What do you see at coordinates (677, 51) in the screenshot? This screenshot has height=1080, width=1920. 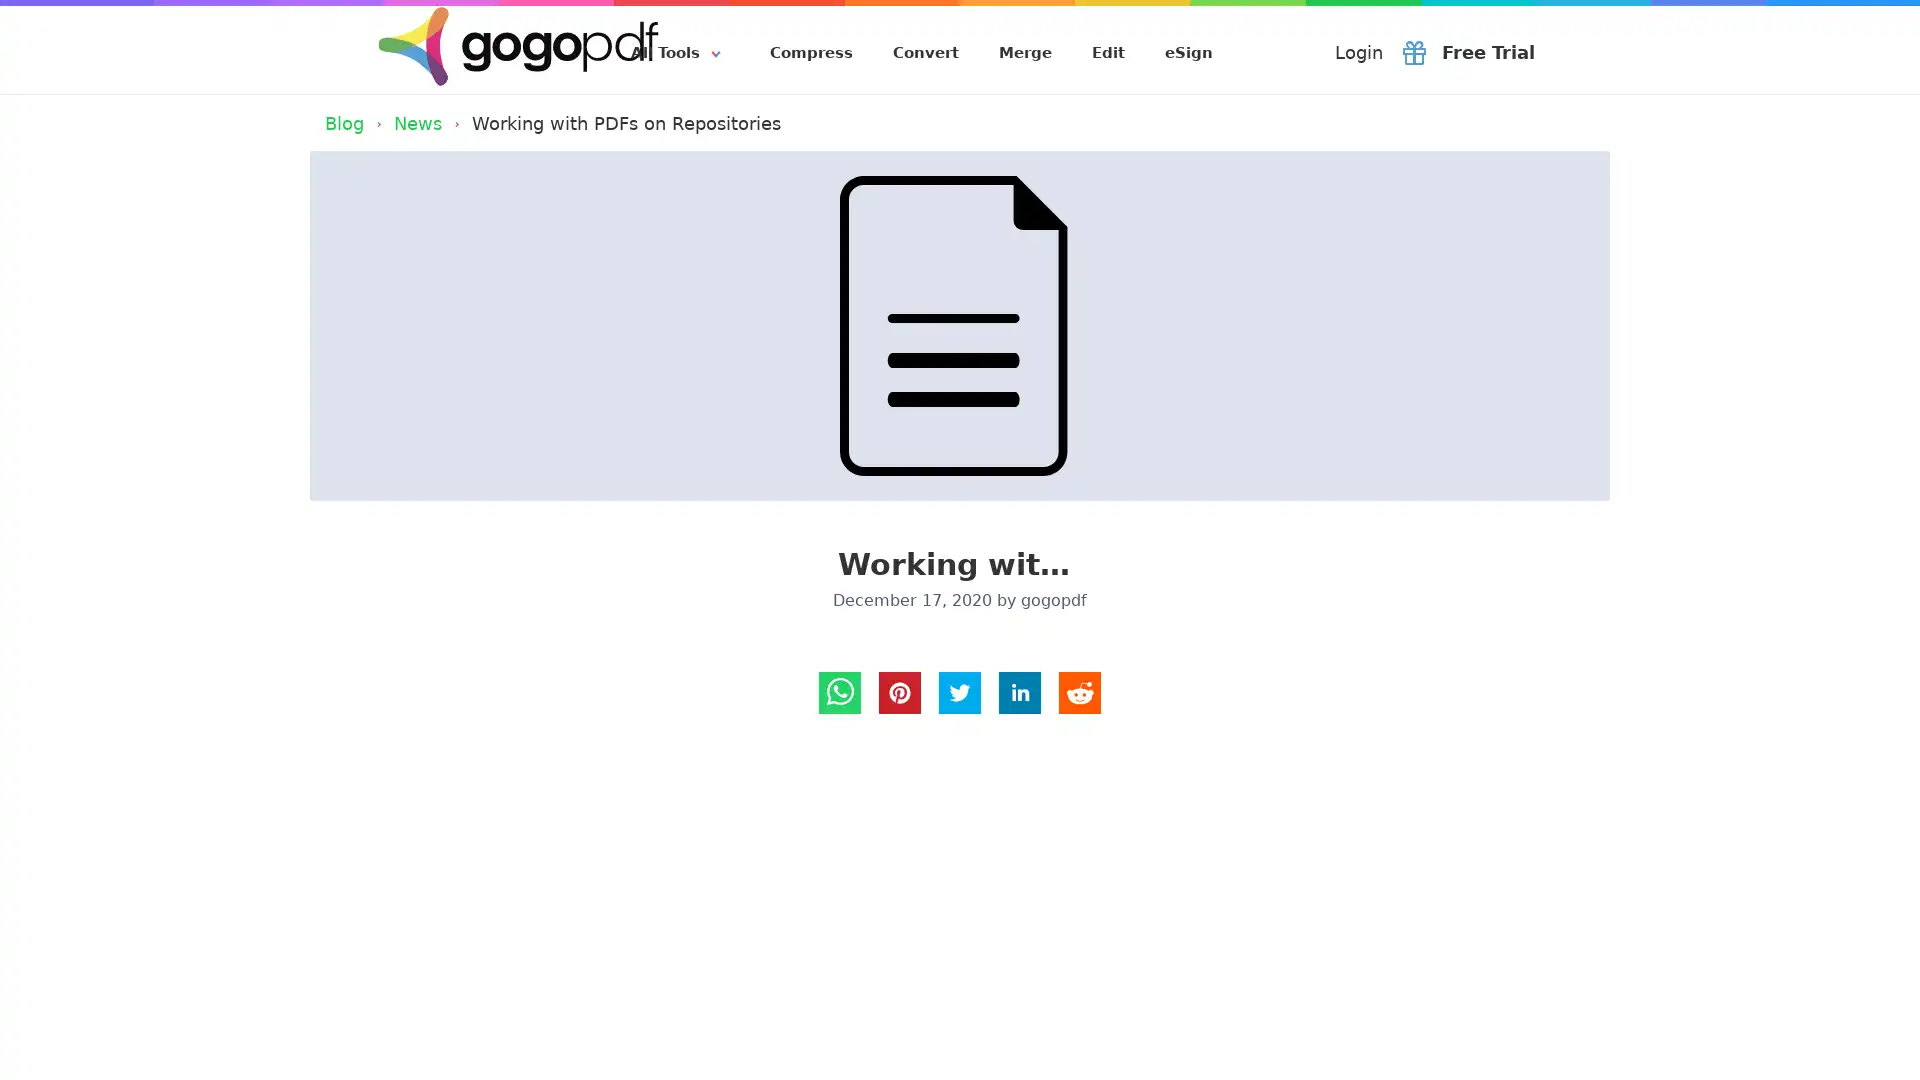 I see `All Tools` at bounding box center [677, 51].